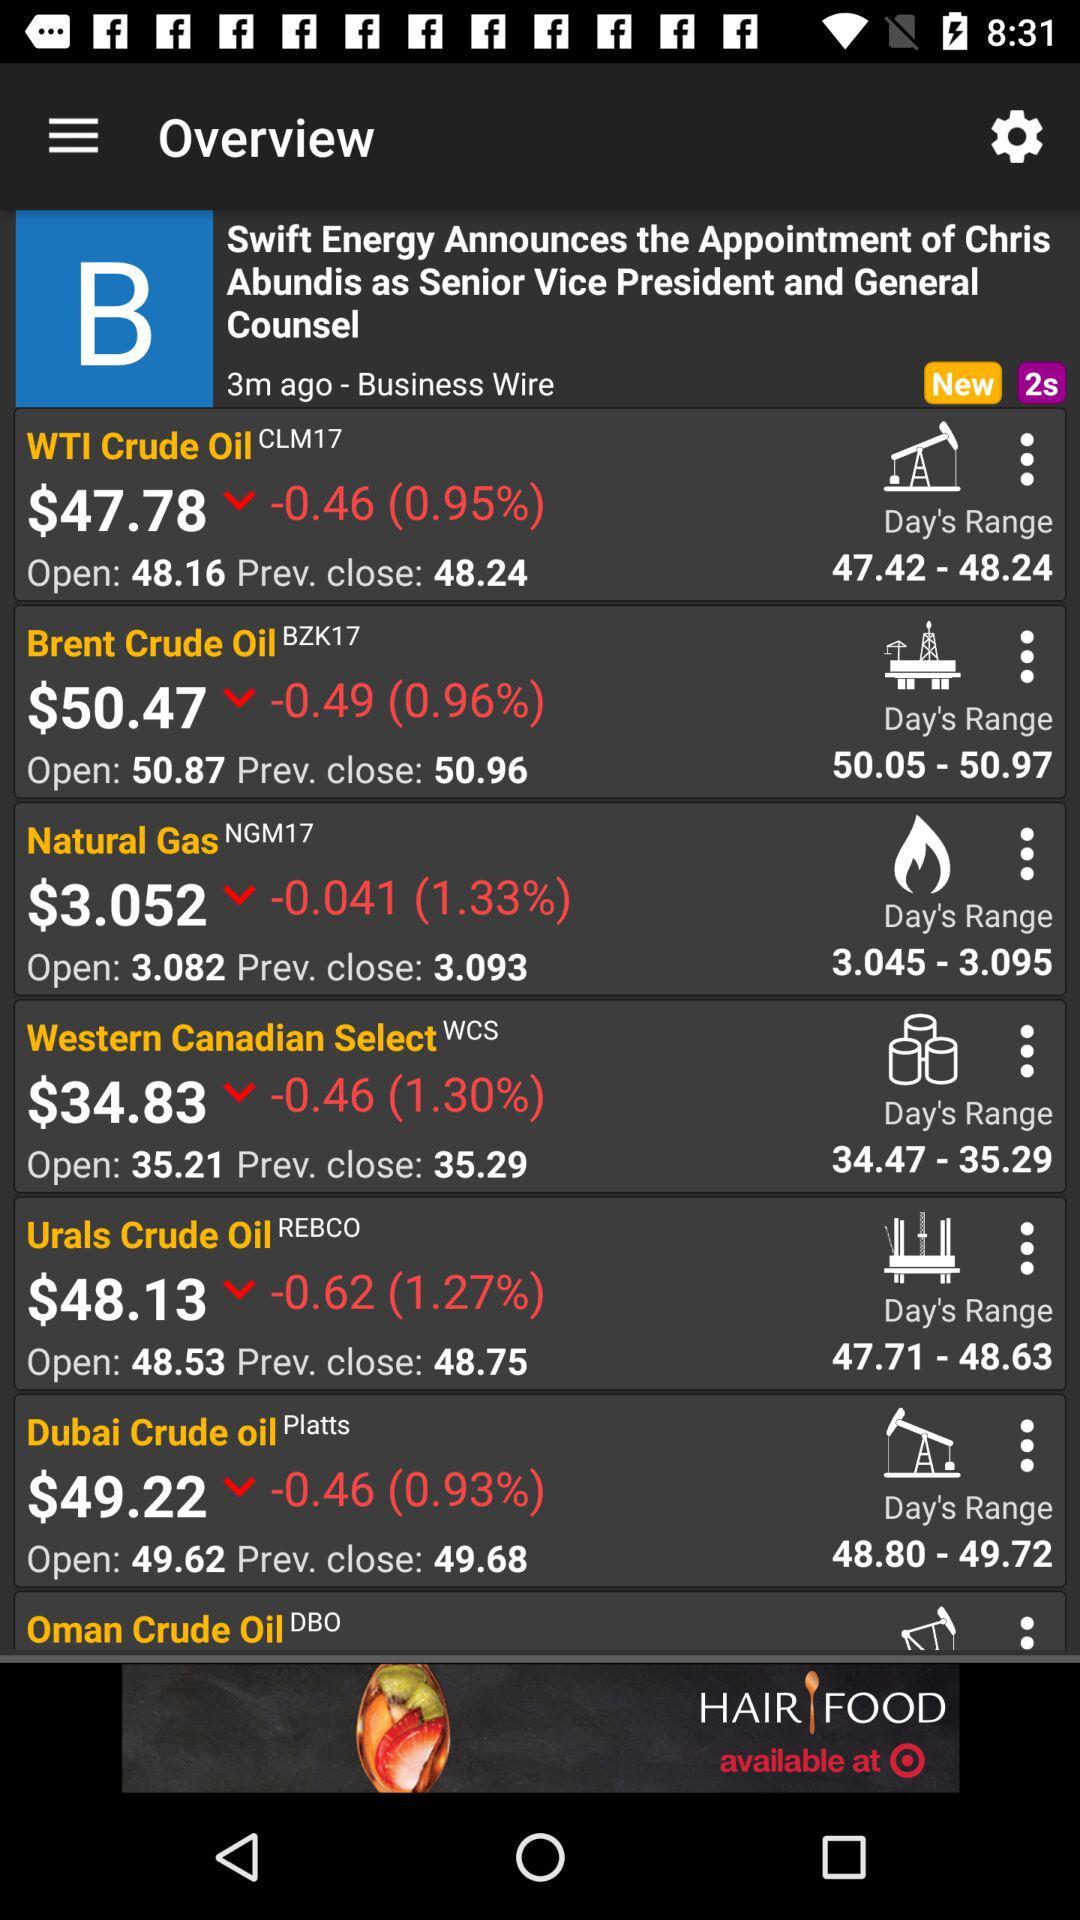 The width and height of the screenshot is (1080, 1920). I want to click on open options, so click(1027, 853).